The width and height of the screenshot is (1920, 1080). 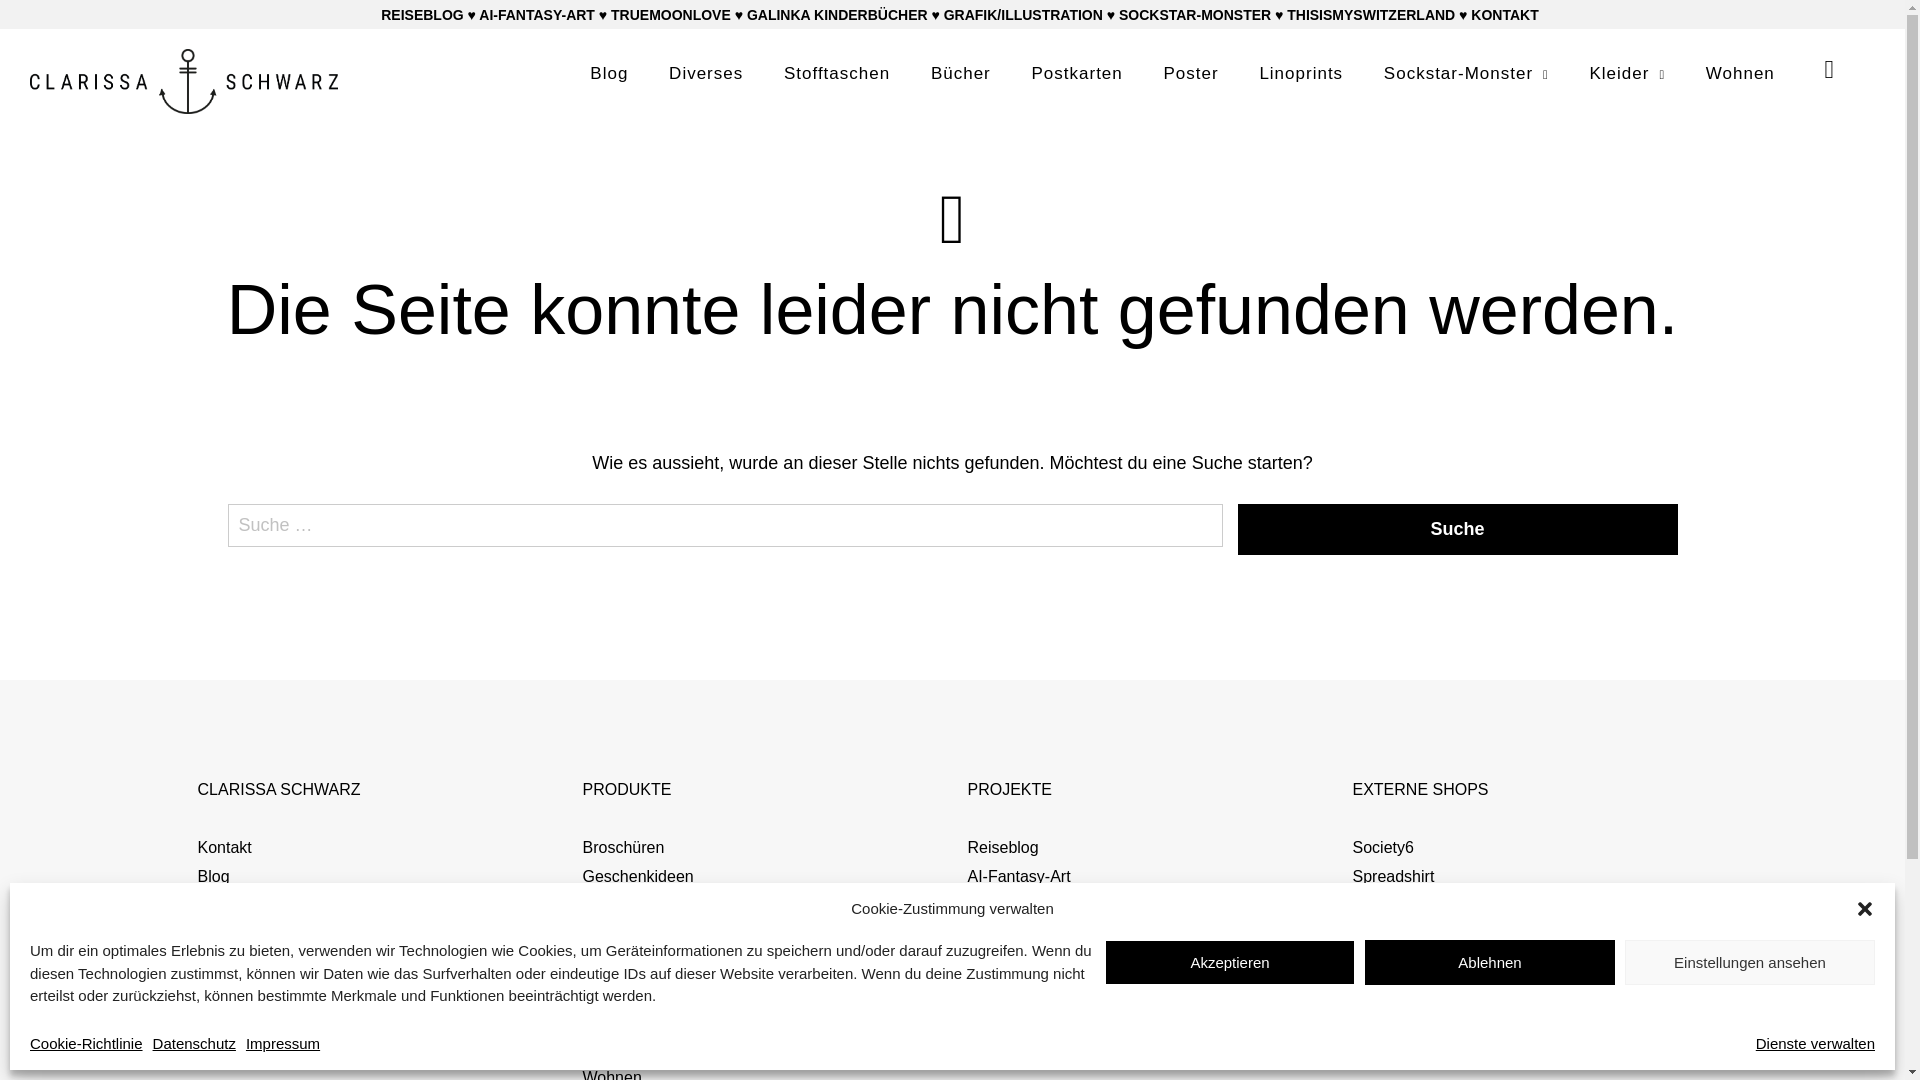 I want to click on 'TRUEMOONLOVE', so click(x=671, y=15).